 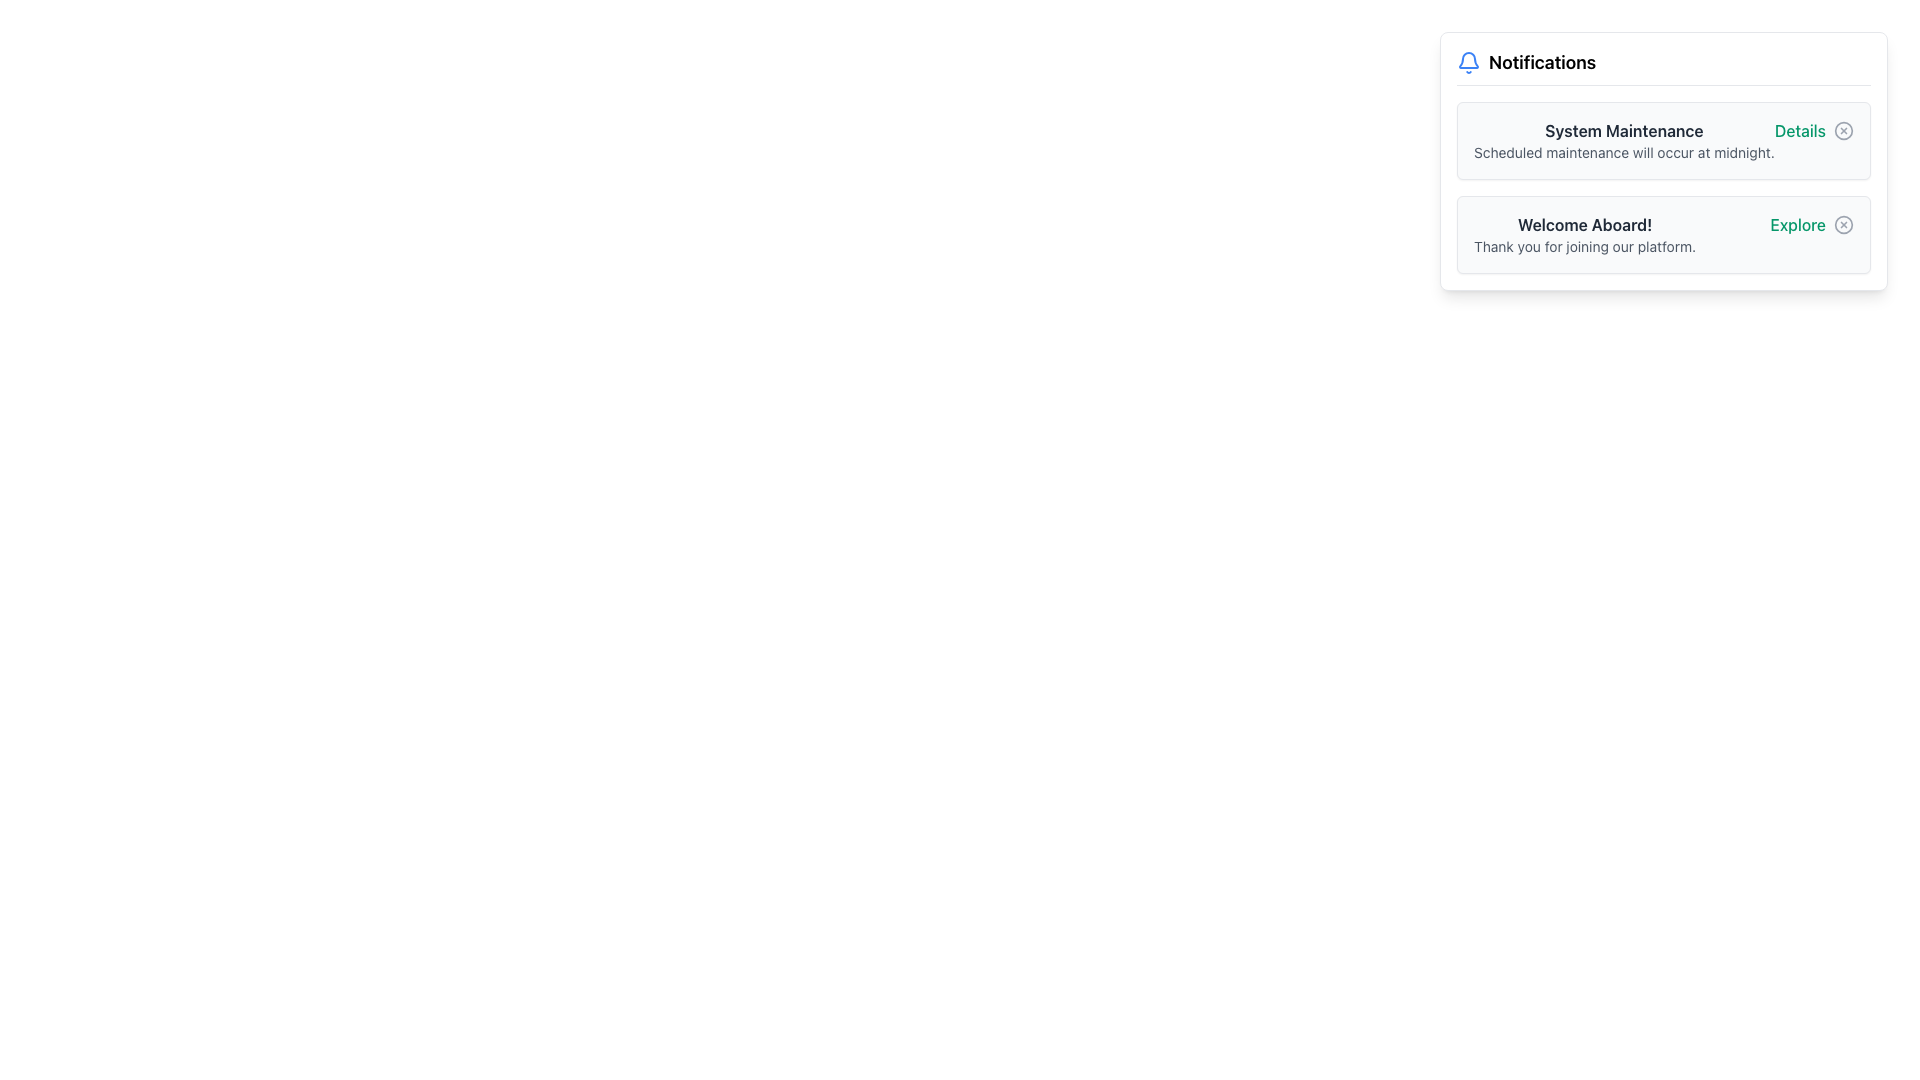 What do you see at coordinates (1624, 152) in the screenshot?
I see `informational message located in the notification section beneath the title 'System Maintenance' on the upper-right side of the interface` at bounding box center [1624, 152].